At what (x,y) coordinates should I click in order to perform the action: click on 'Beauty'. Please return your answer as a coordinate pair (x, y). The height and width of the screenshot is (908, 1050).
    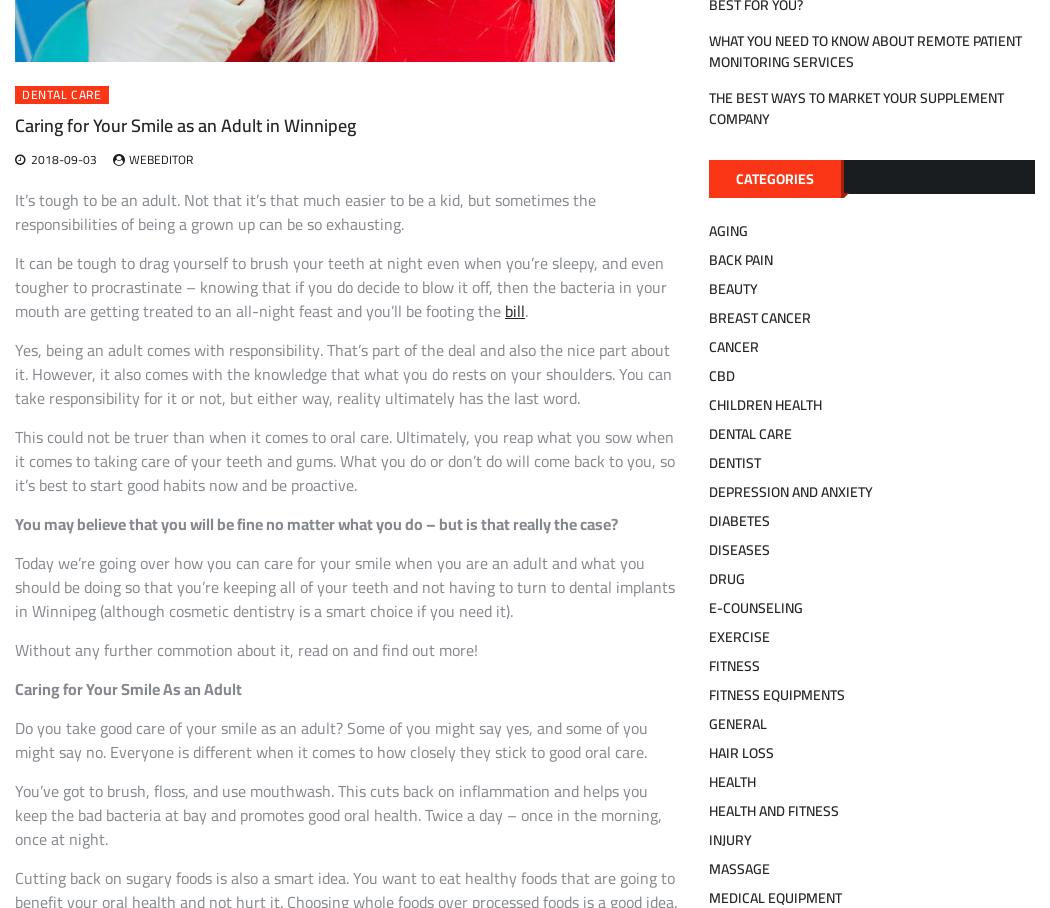
    Looking at the image, I should click on (731, 289).